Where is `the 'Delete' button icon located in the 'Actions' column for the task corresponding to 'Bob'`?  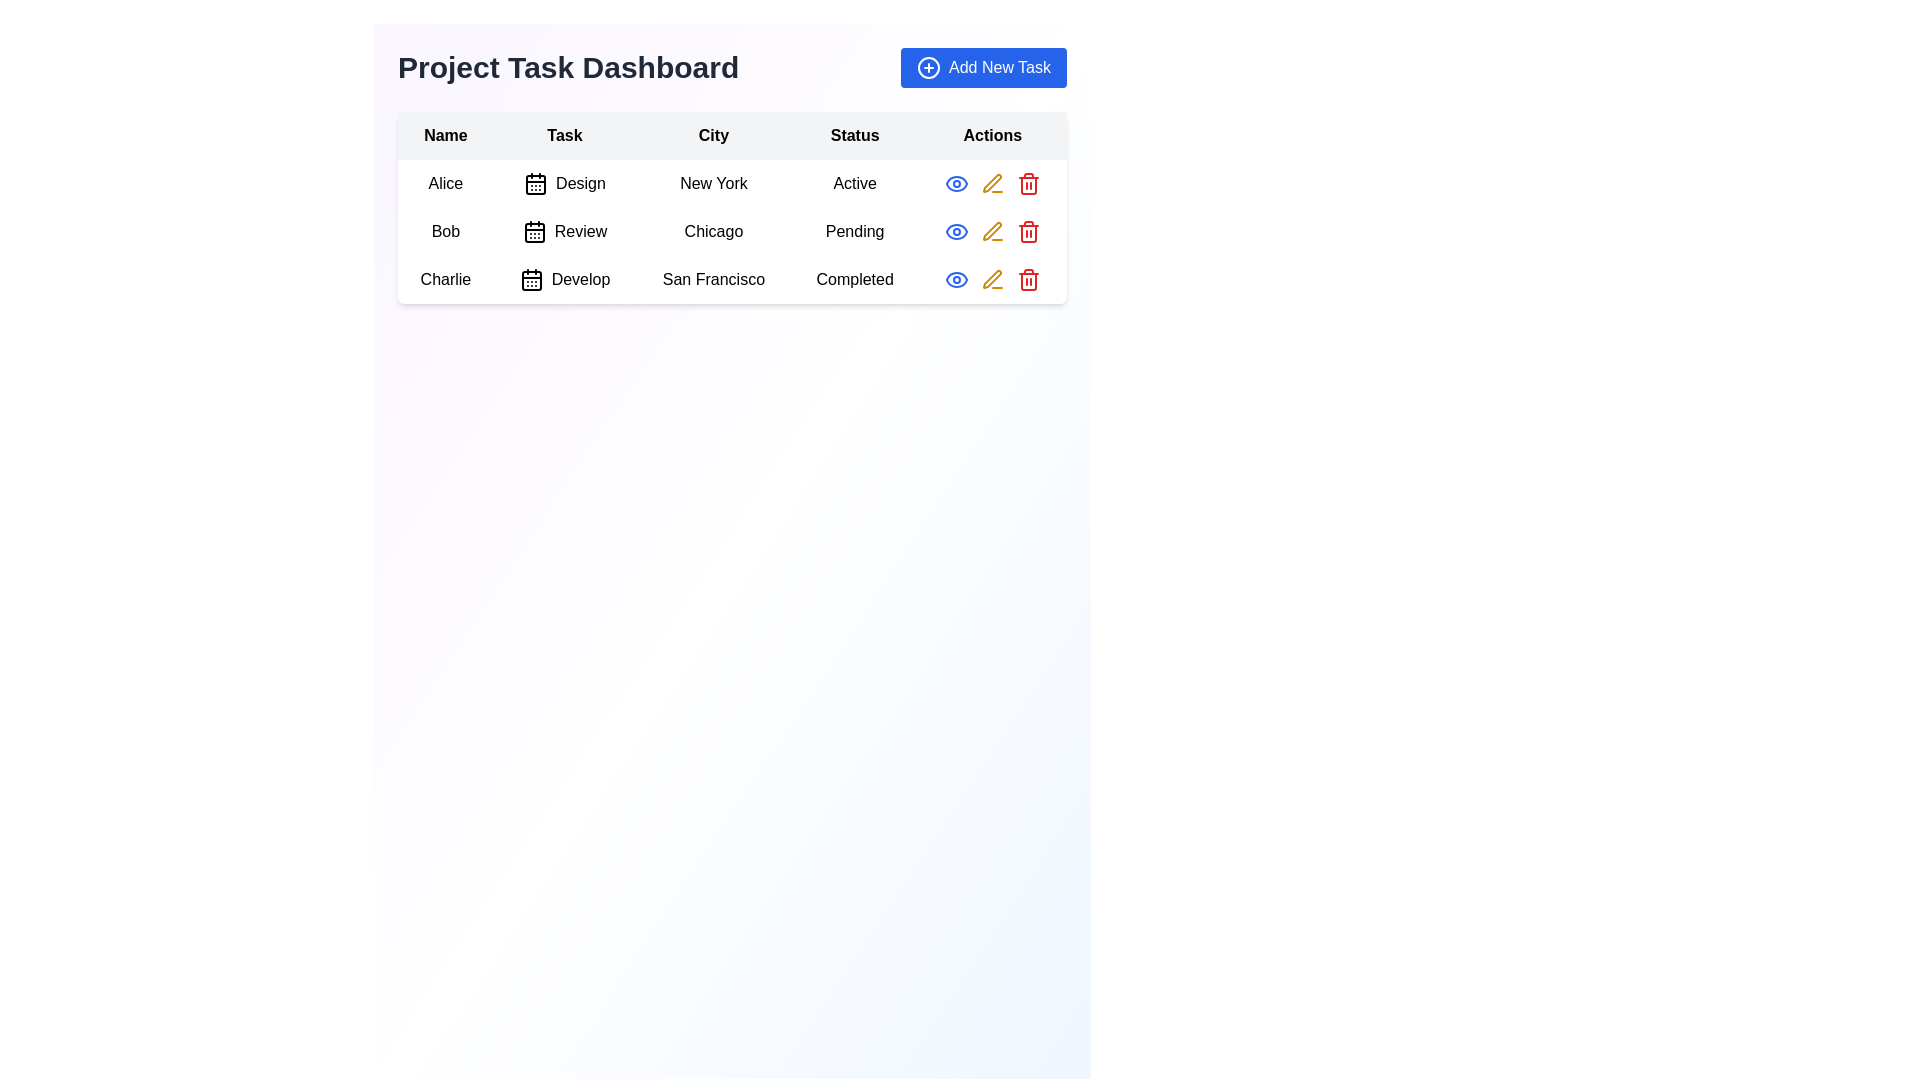 the 'Delete' button icon located in the 'Actions' column for the task corresponding to 'Bob' is located at coordinates (1028, 185).